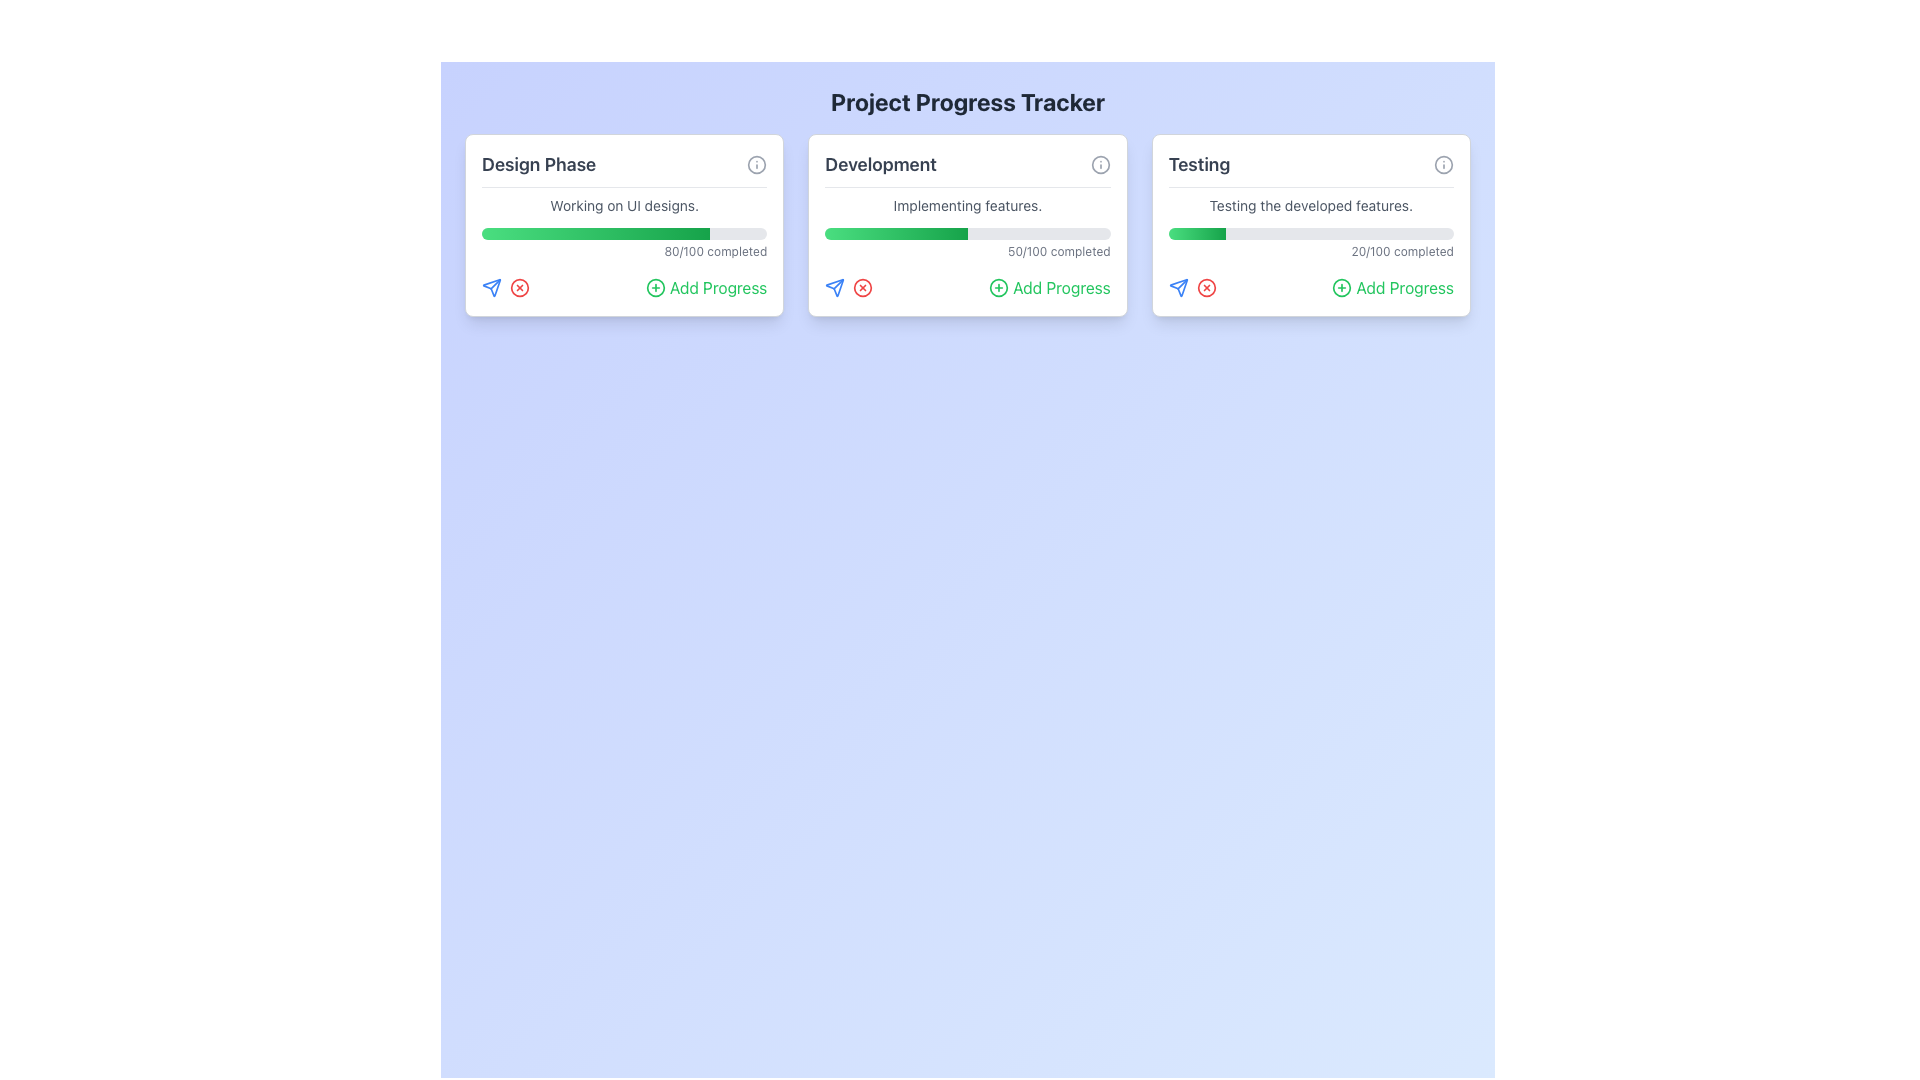  Describe the element at coordinates (1311, 225) in the screenshot. I see `the progress tracker card located in the third column of the grid layout` at that location.